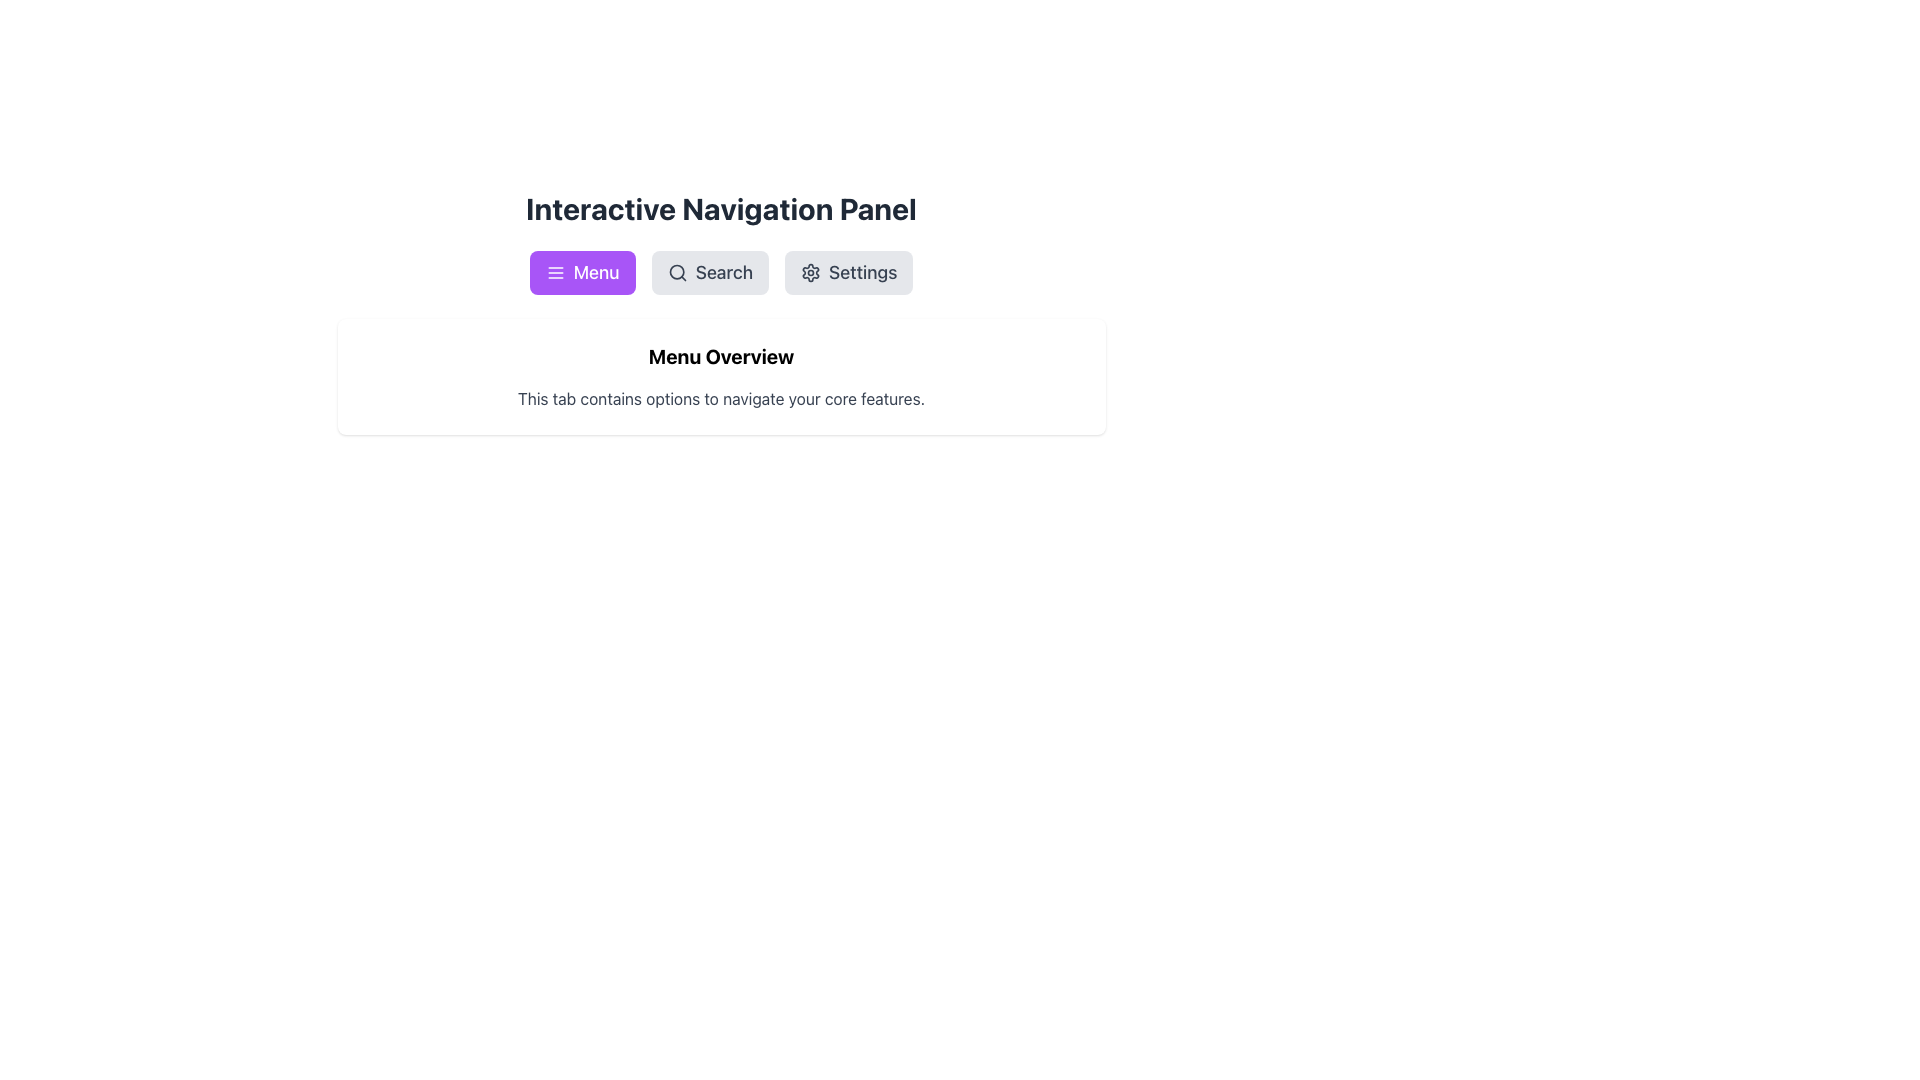 Image resolution: width=1920 pixels, height=1080 pixels. I want to click on the SVG Icon representing the 'hamburger menu' located within the 'Menu' button, positioned to the left of the label text 'Menu', so click(555, 273).